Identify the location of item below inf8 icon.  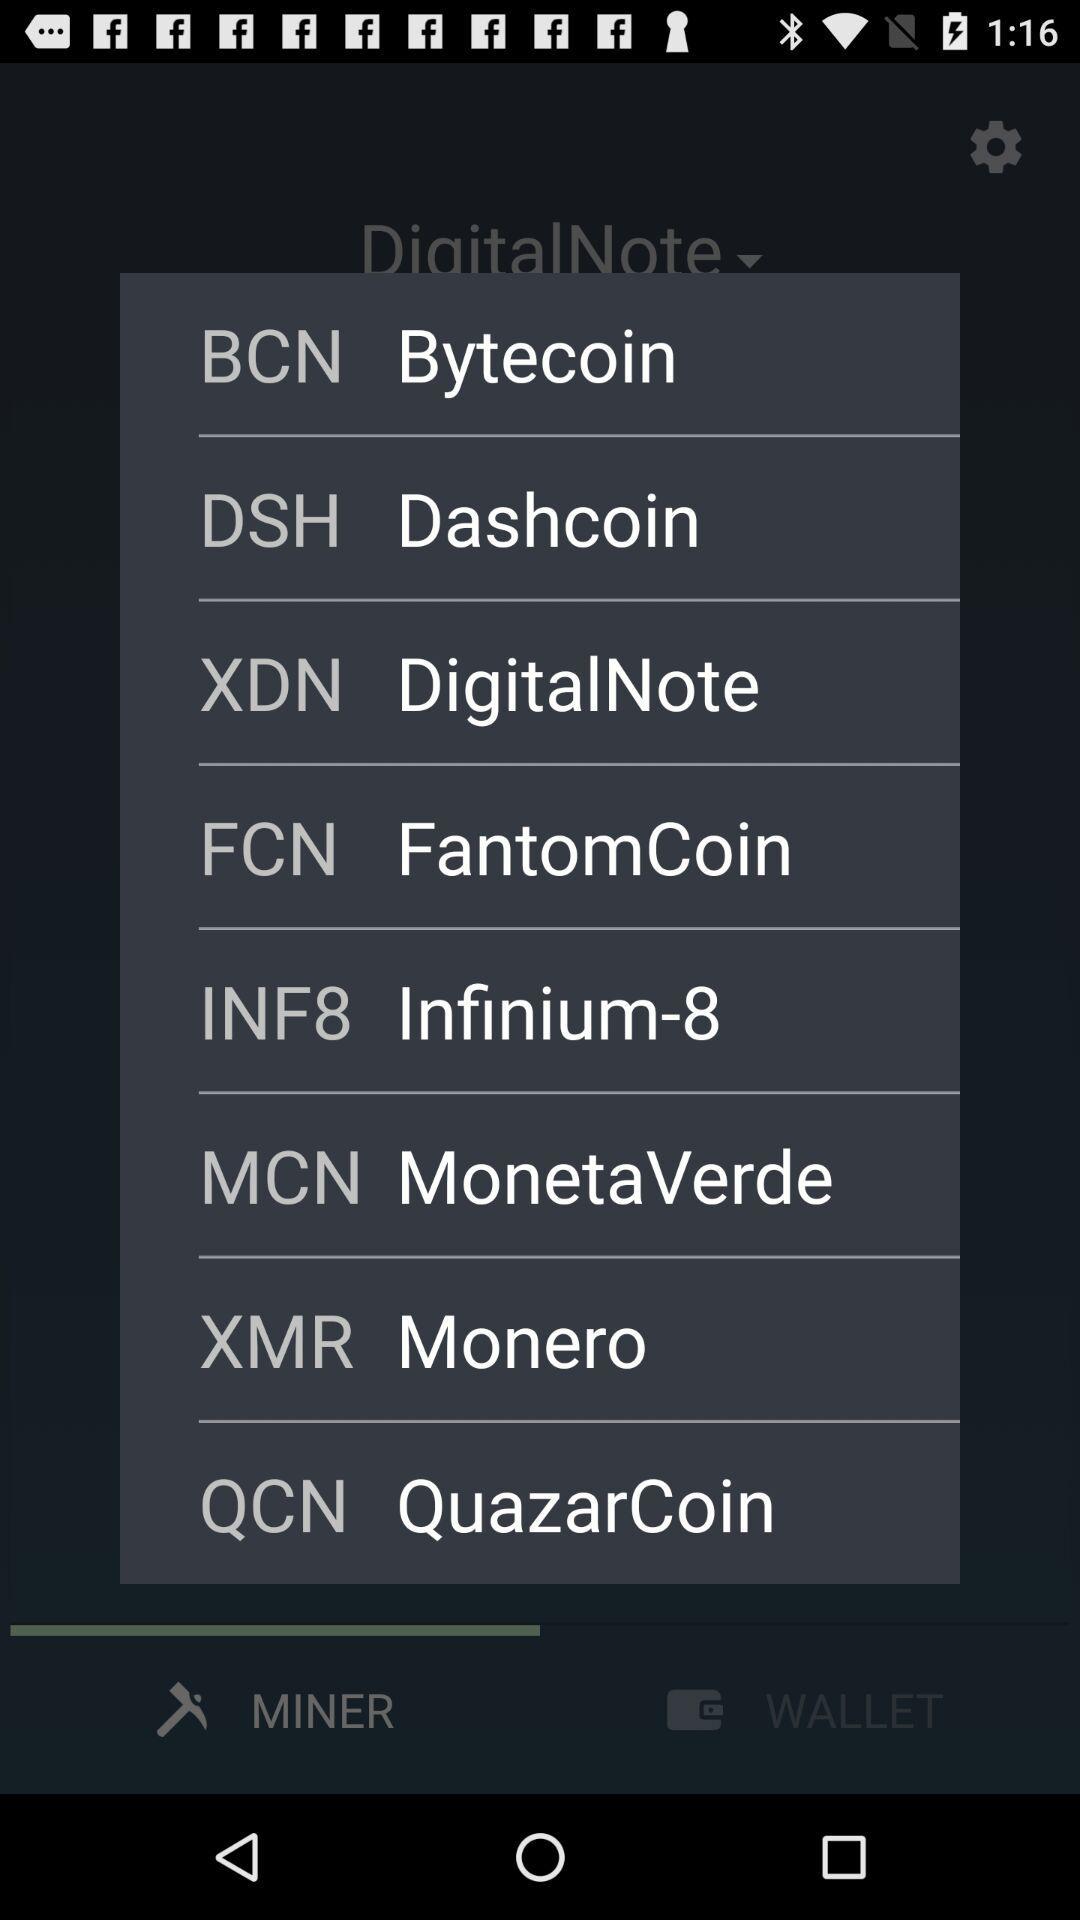
(297, 1174).